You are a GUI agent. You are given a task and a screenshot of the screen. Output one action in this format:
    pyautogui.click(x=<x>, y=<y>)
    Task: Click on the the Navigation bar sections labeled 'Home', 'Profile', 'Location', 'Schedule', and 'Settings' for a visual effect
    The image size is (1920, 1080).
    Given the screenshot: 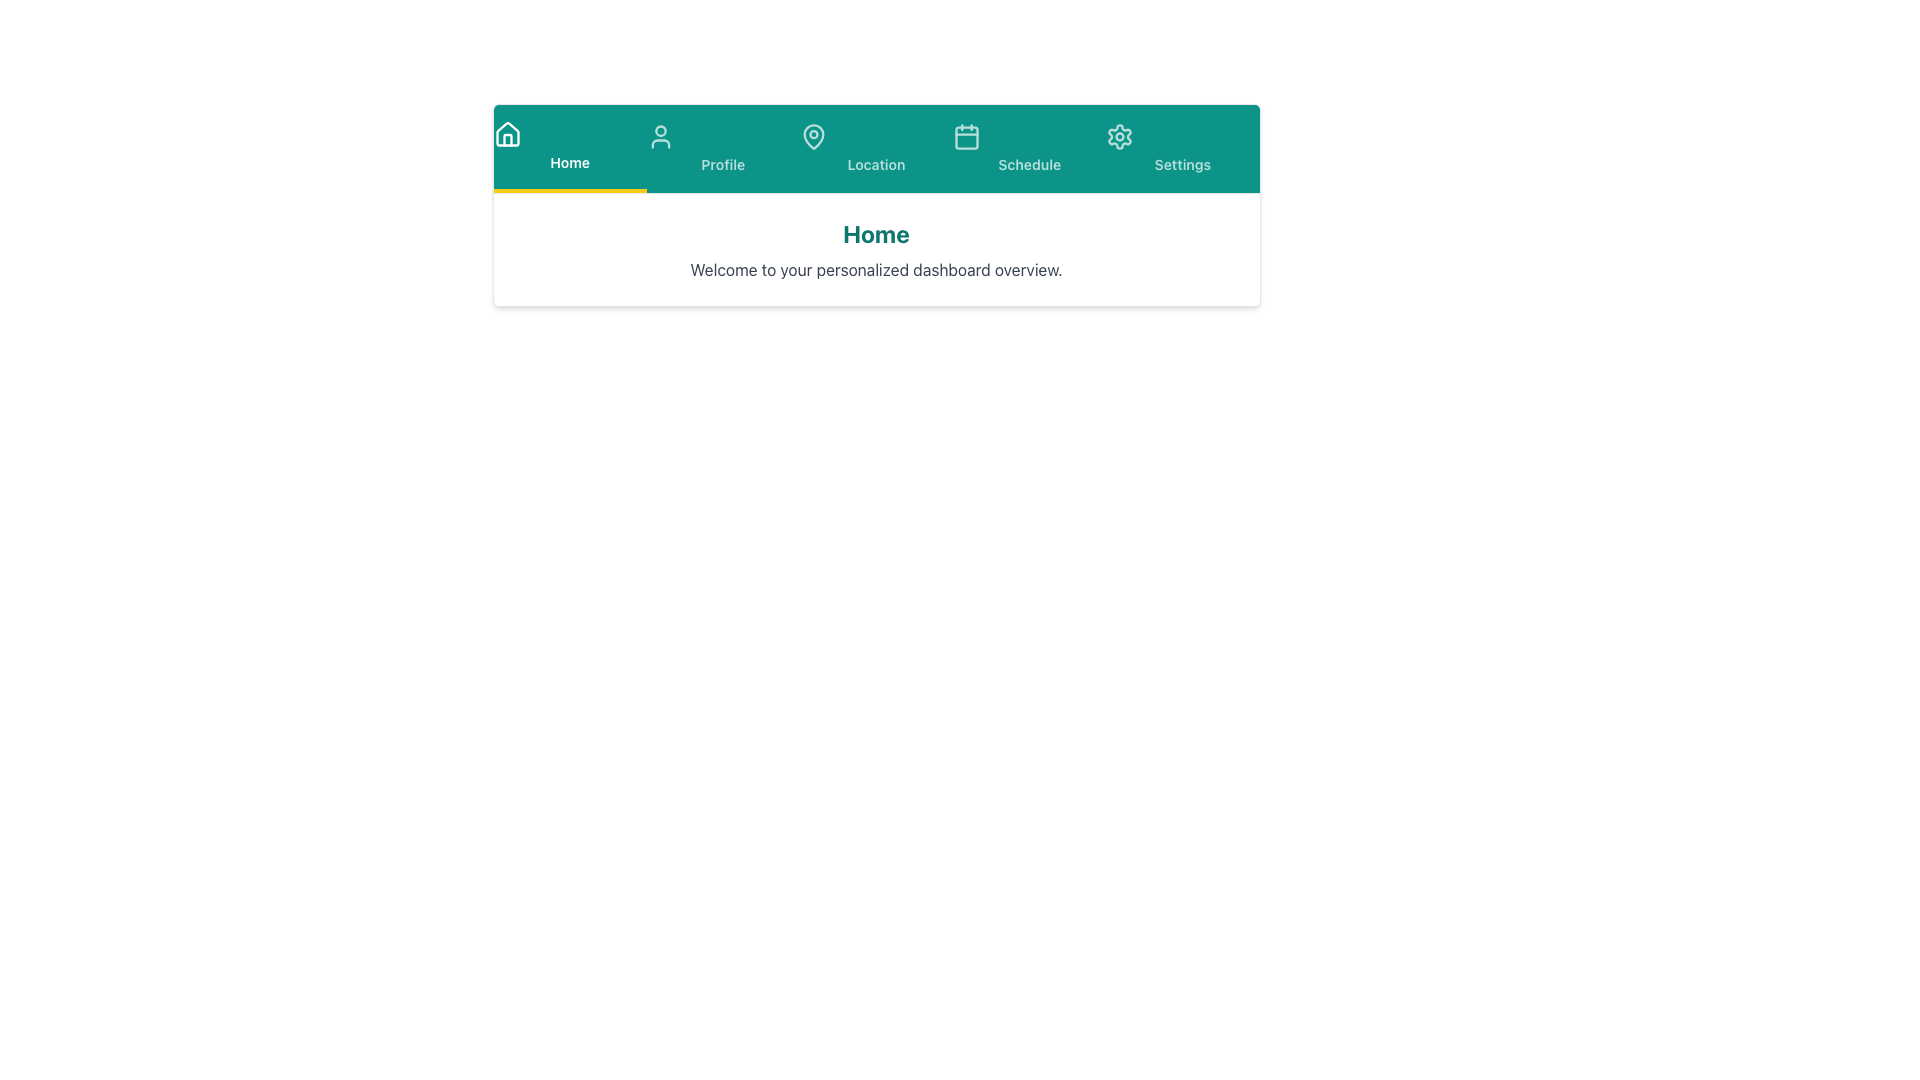 What is the action you would take?
    pyautogui.click(x=876, y=148)
    